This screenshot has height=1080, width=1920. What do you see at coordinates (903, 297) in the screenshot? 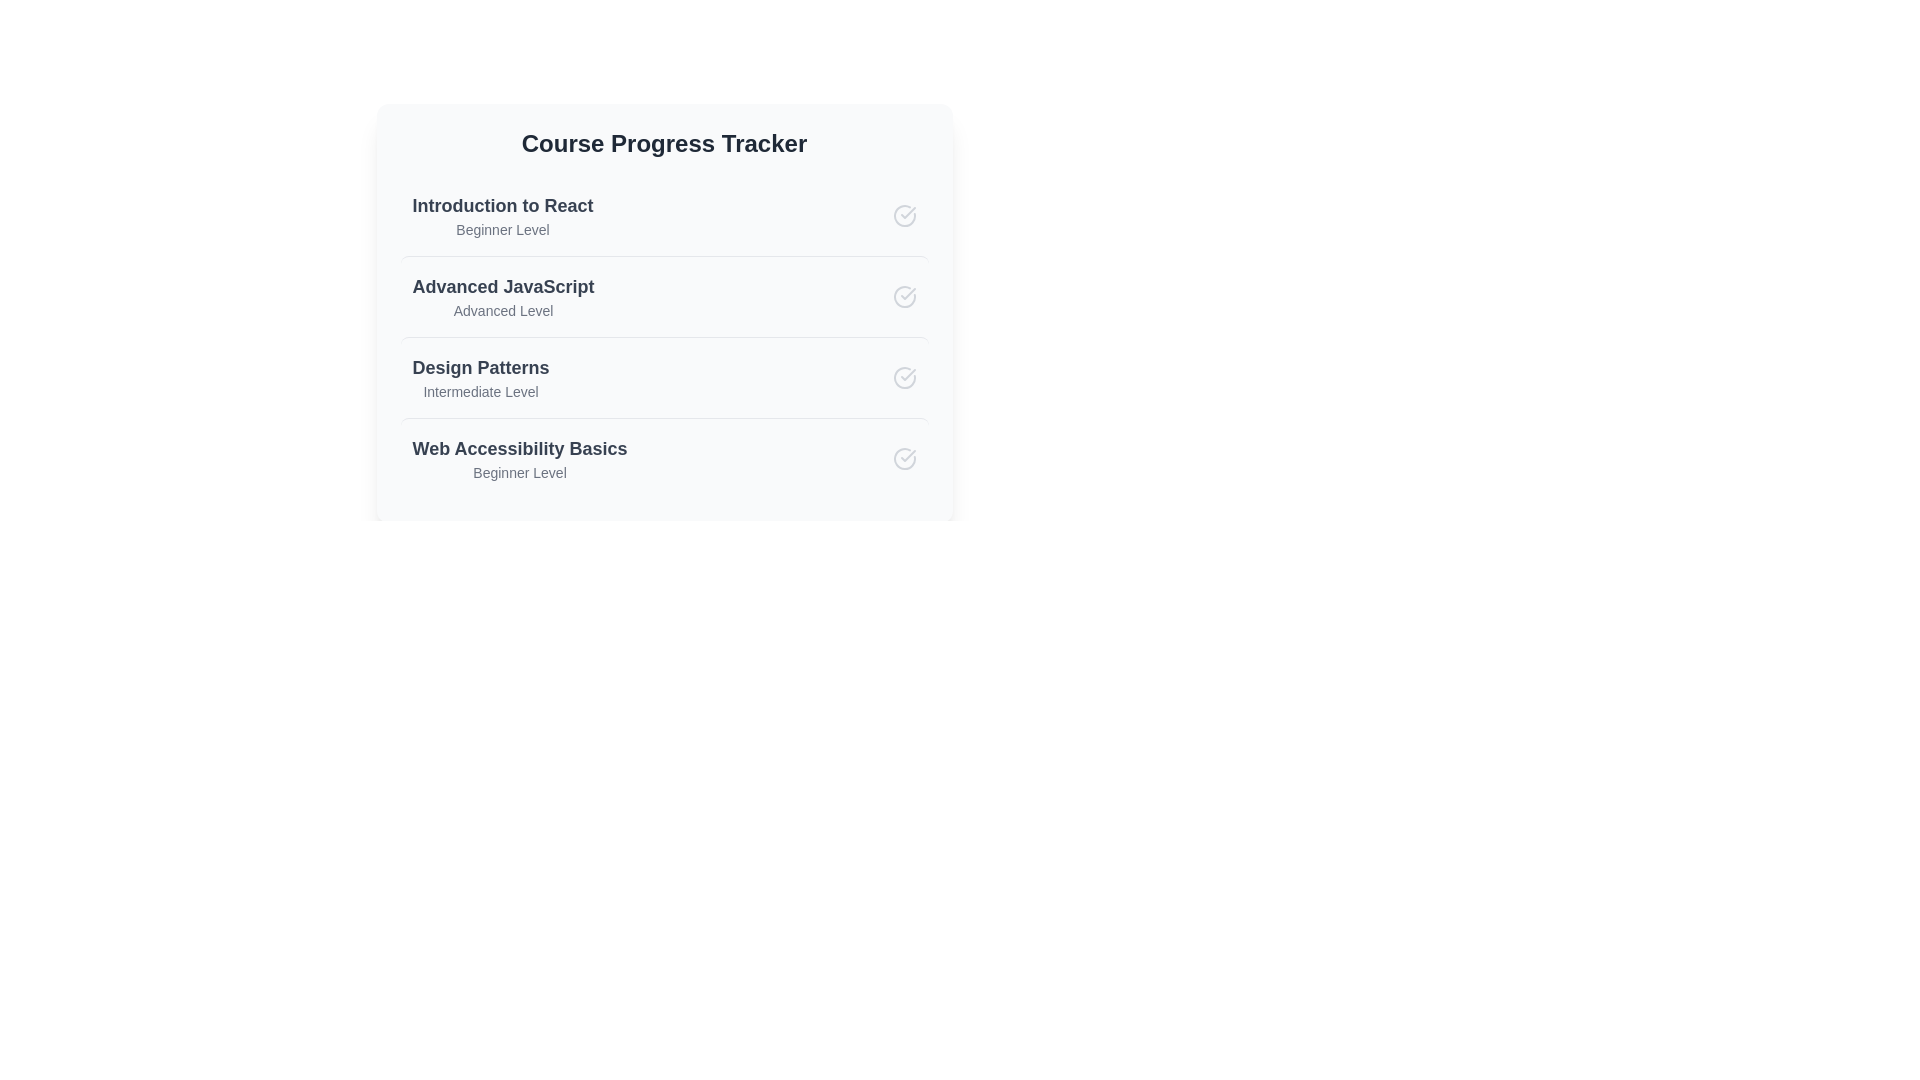
I see `the completion status icon for the 'Advanced JavaScript' course in the 'Course Progress Tracker' list, located at the rightmost position aligned with the course title` at bounding box center [903, 297].